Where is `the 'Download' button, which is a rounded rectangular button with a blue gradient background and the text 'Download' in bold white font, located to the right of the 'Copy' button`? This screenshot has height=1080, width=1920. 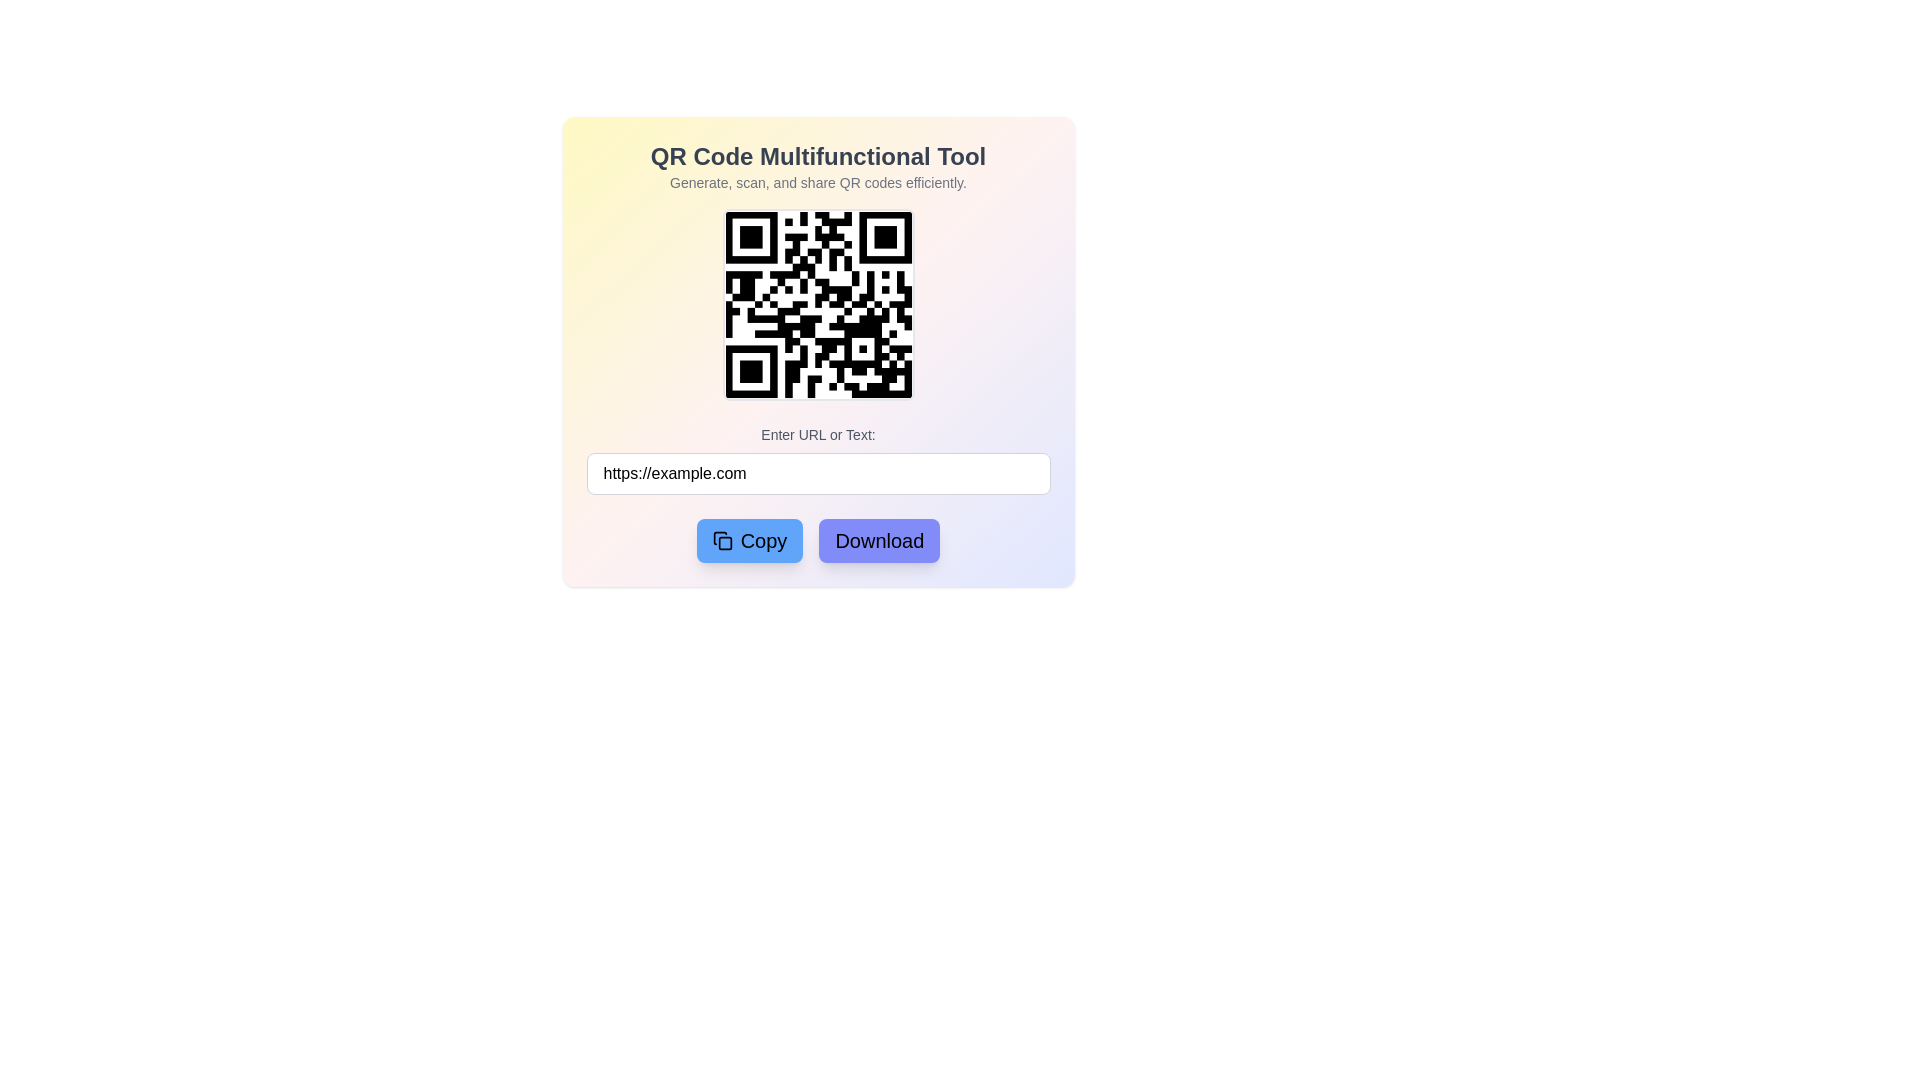 the 'Download' button, which is a rounded rectangular button with a blue gradient background and the text 'Download' in bold white font, located to the right of the 'Copy' button is located at coordinates (879, 540).